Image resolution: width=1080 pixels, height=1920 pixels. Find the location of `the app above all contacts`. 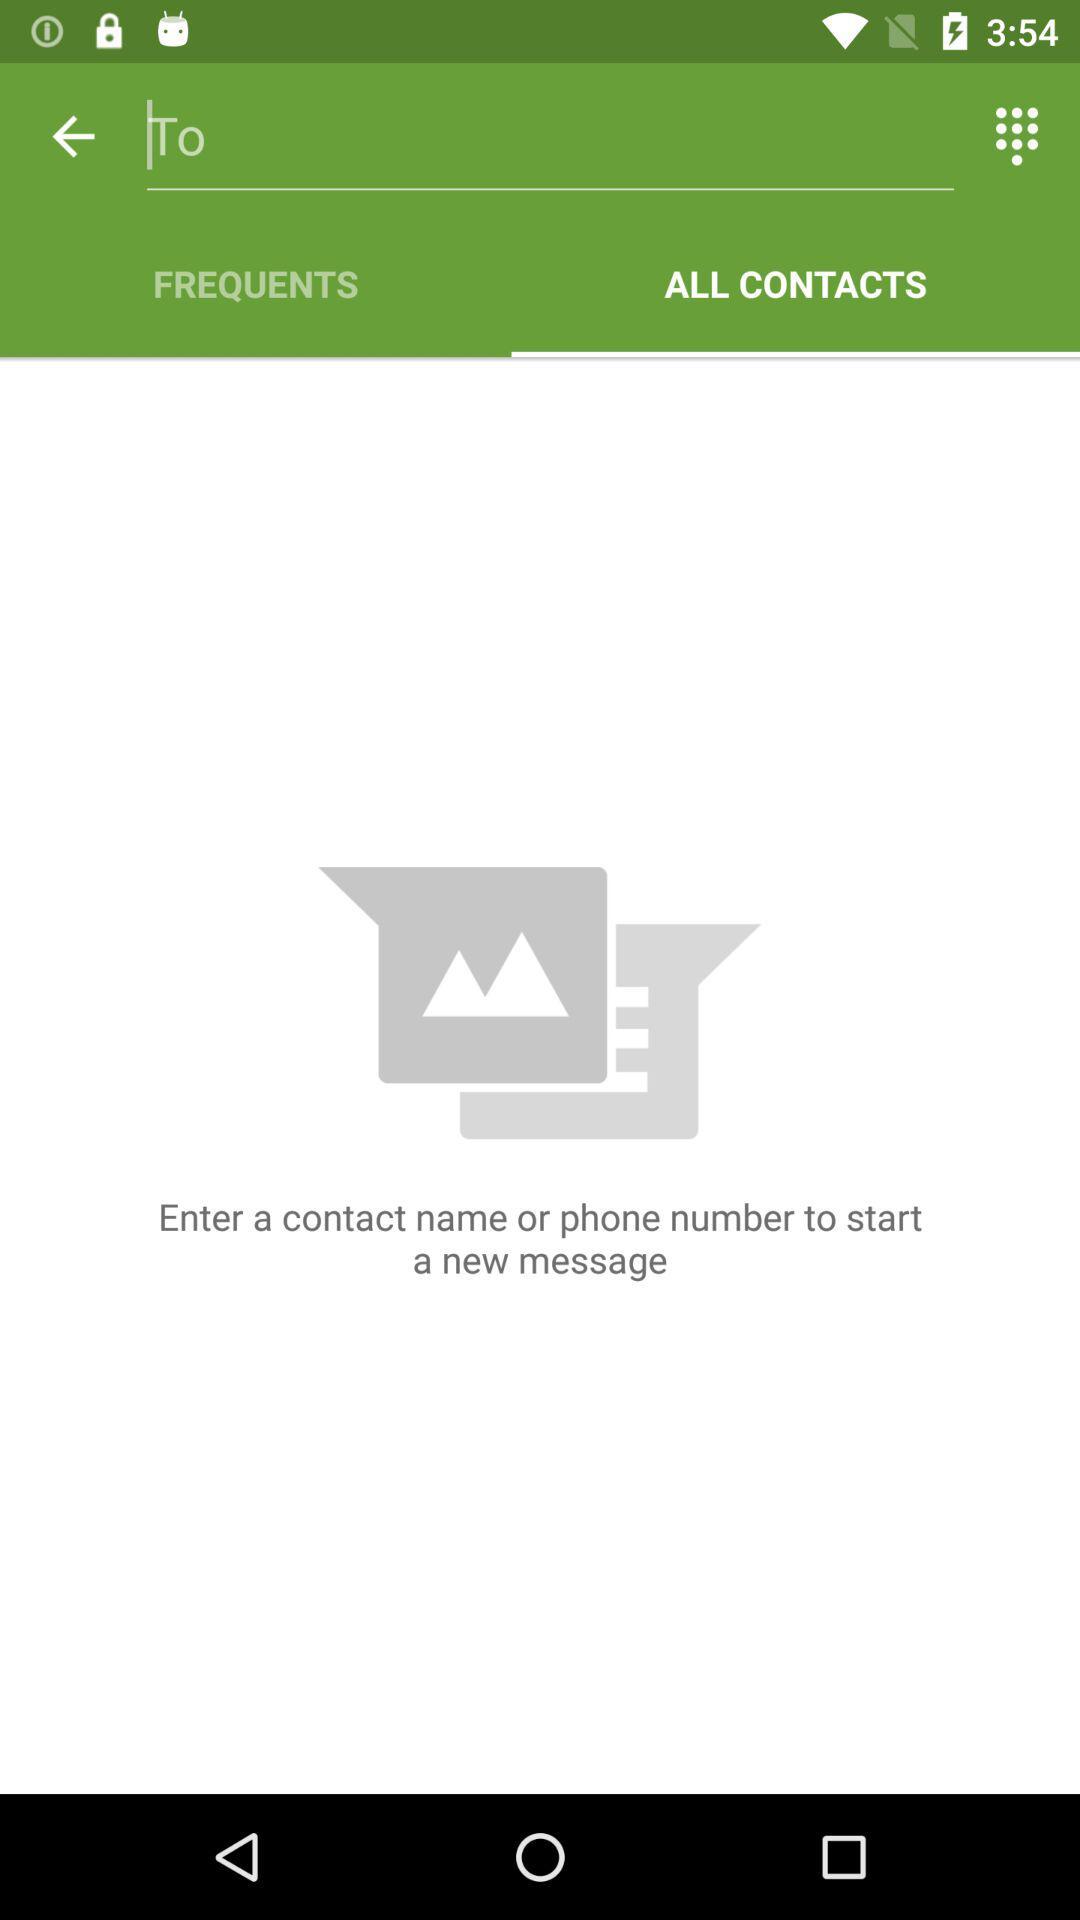

the app above all contacts is located at coordinates (1017, 135).